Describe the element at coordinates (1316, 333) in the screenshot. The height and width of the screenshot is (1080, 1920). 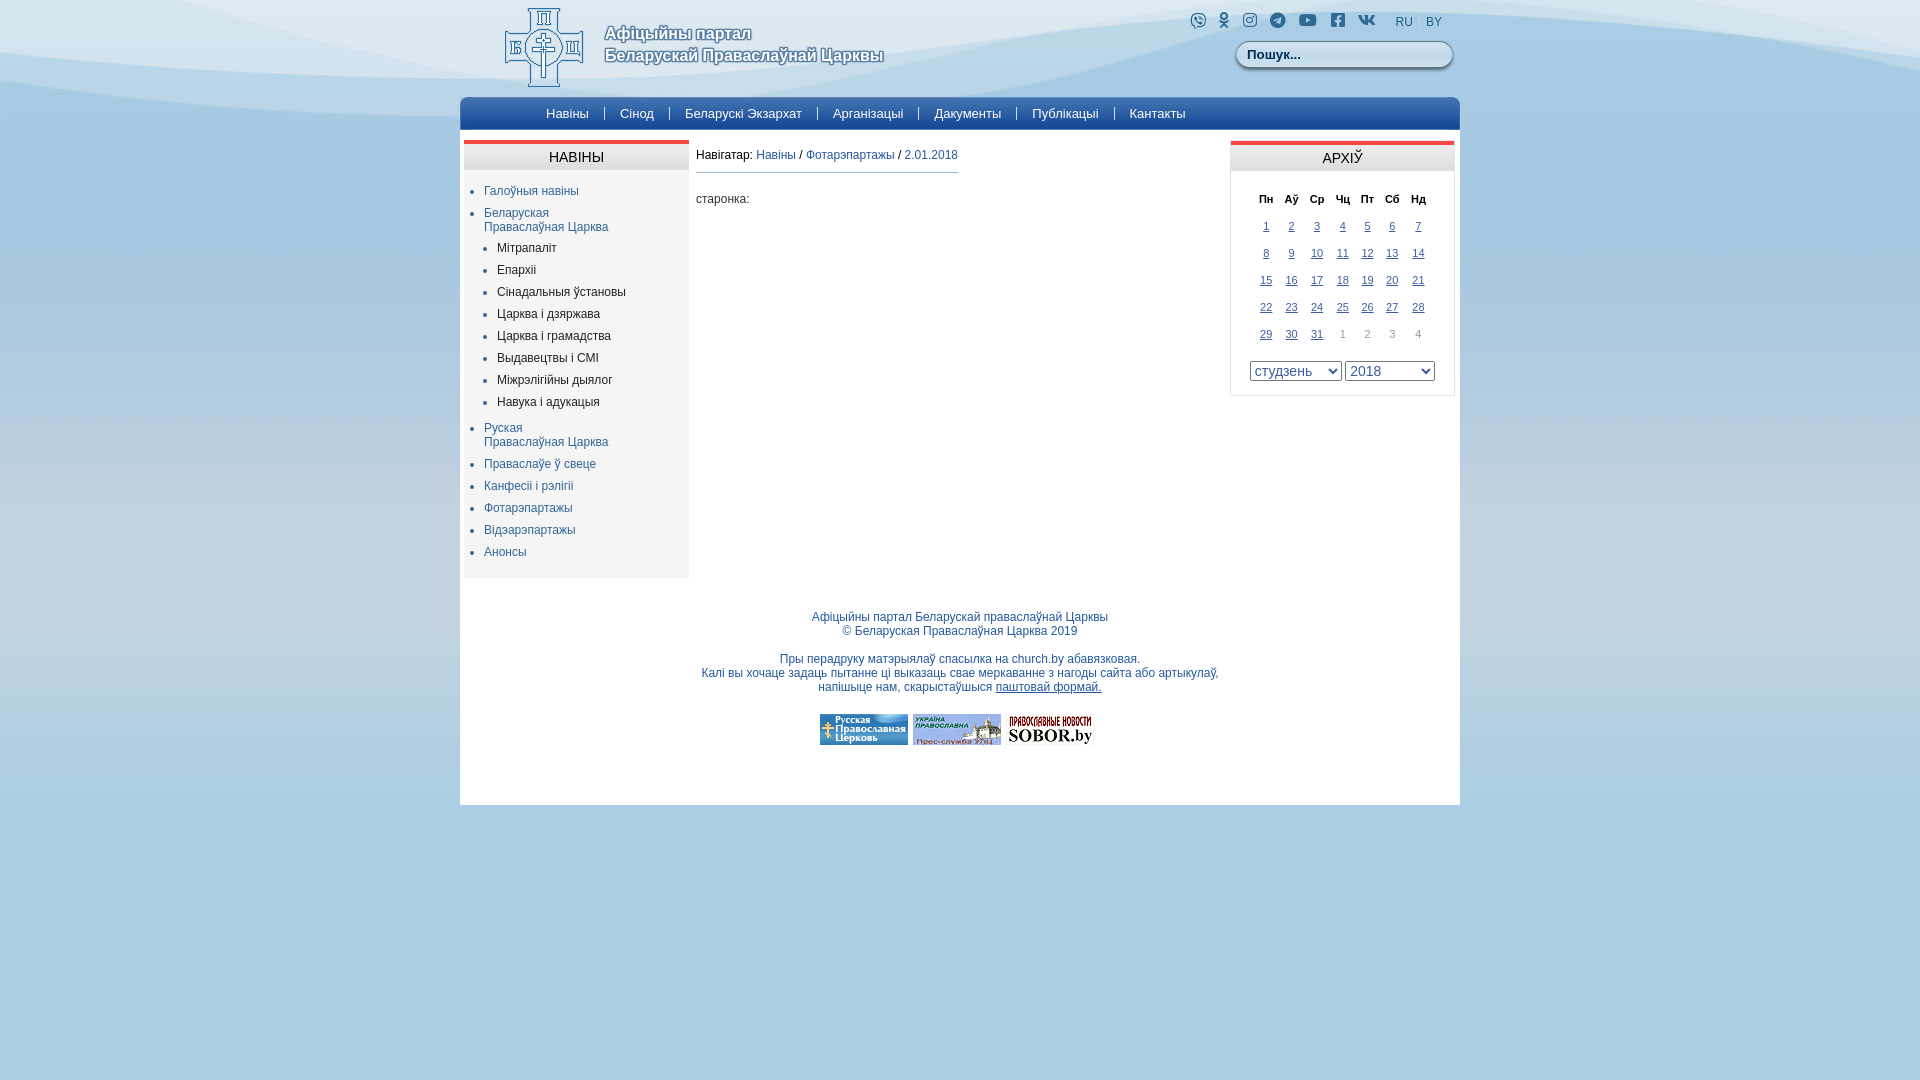
I see `'31'` at that location.